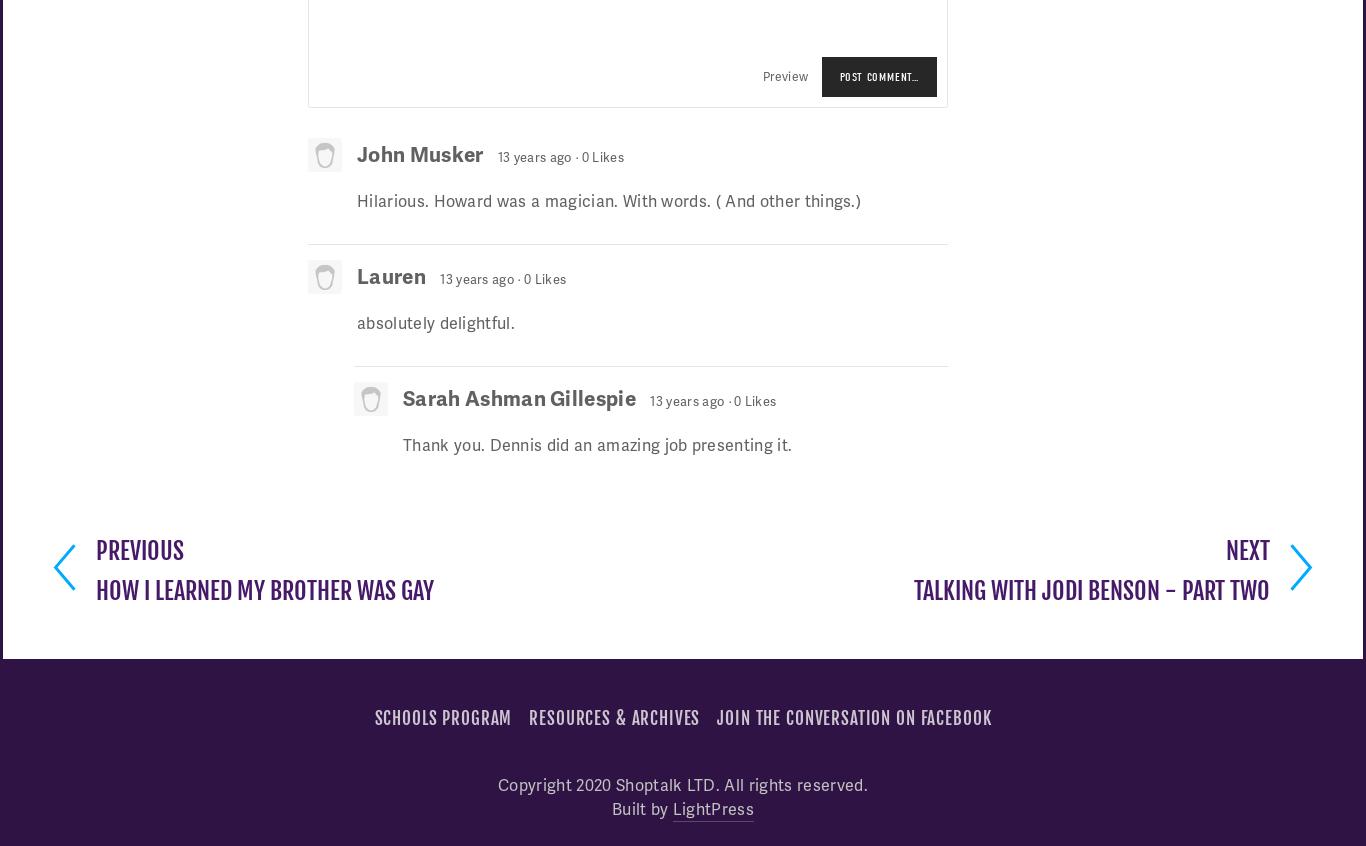 This screenshot has height=846, width=1366. Describe the element at coordinates (529, 716) in the screenshot. I see `'Resources & Archives'` at that location.